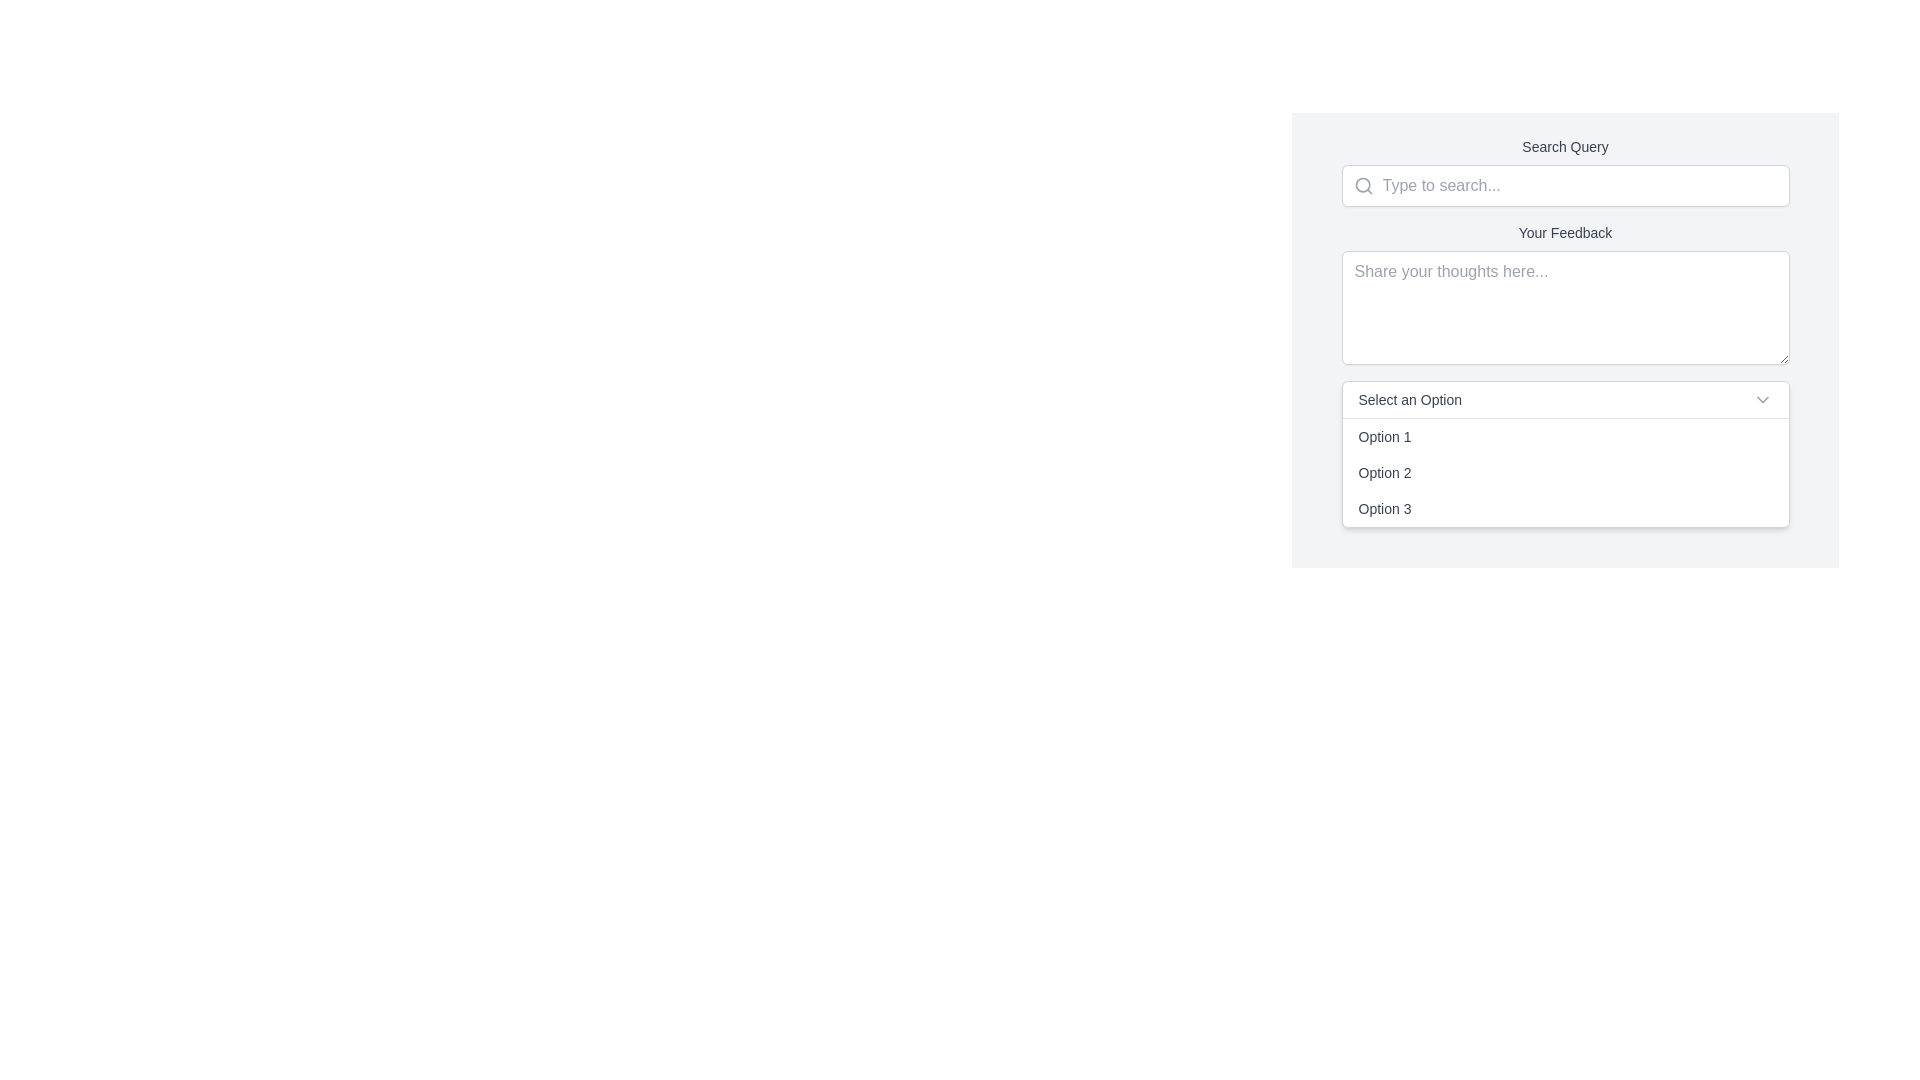  Describe the element at coordinates (1564, 308) in the screenshot. I see `and drop text into the text input area located directly below the label 'Your Feedback'. This textarea allows users` at that location.